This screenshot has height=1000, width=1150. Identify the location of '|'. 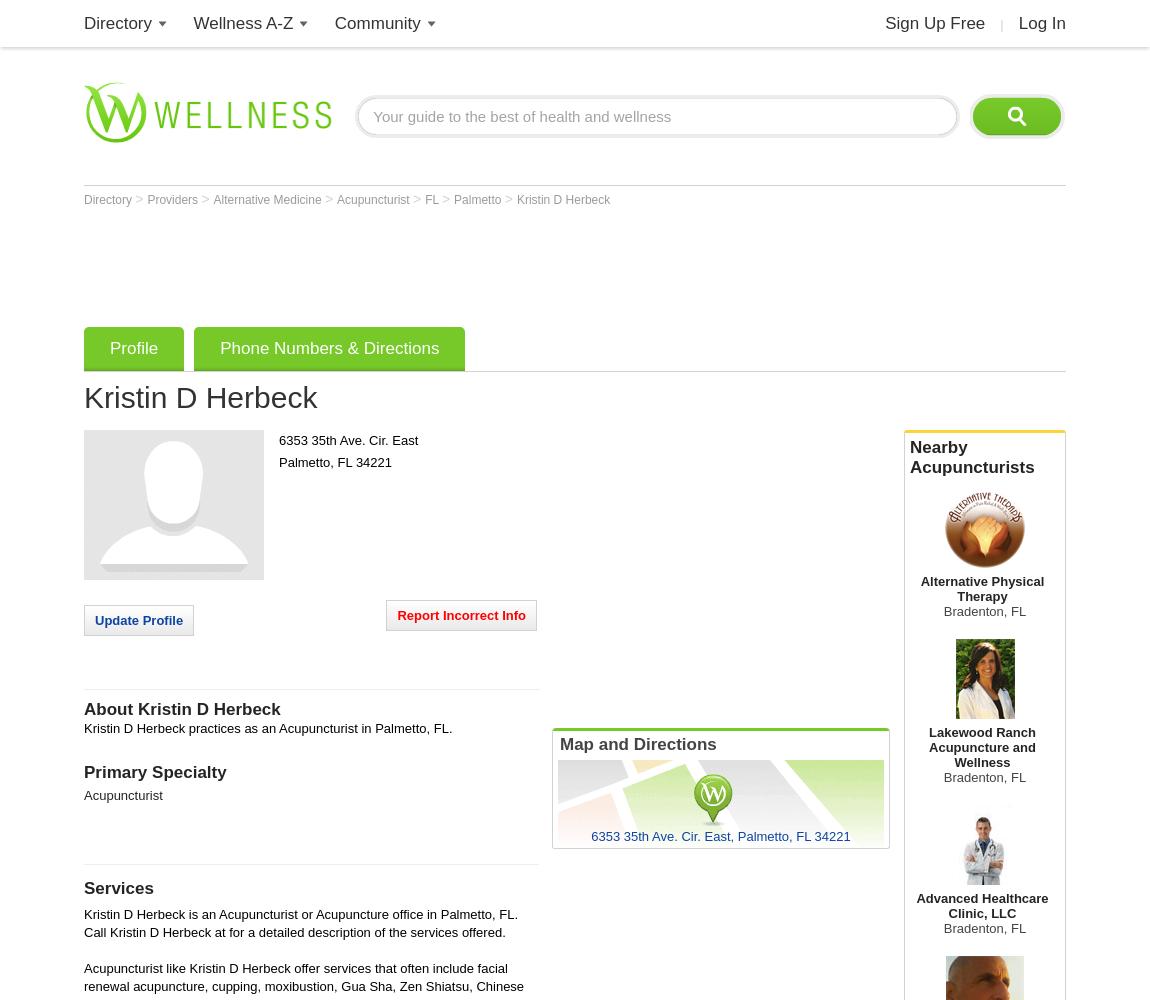
(1001, 24).